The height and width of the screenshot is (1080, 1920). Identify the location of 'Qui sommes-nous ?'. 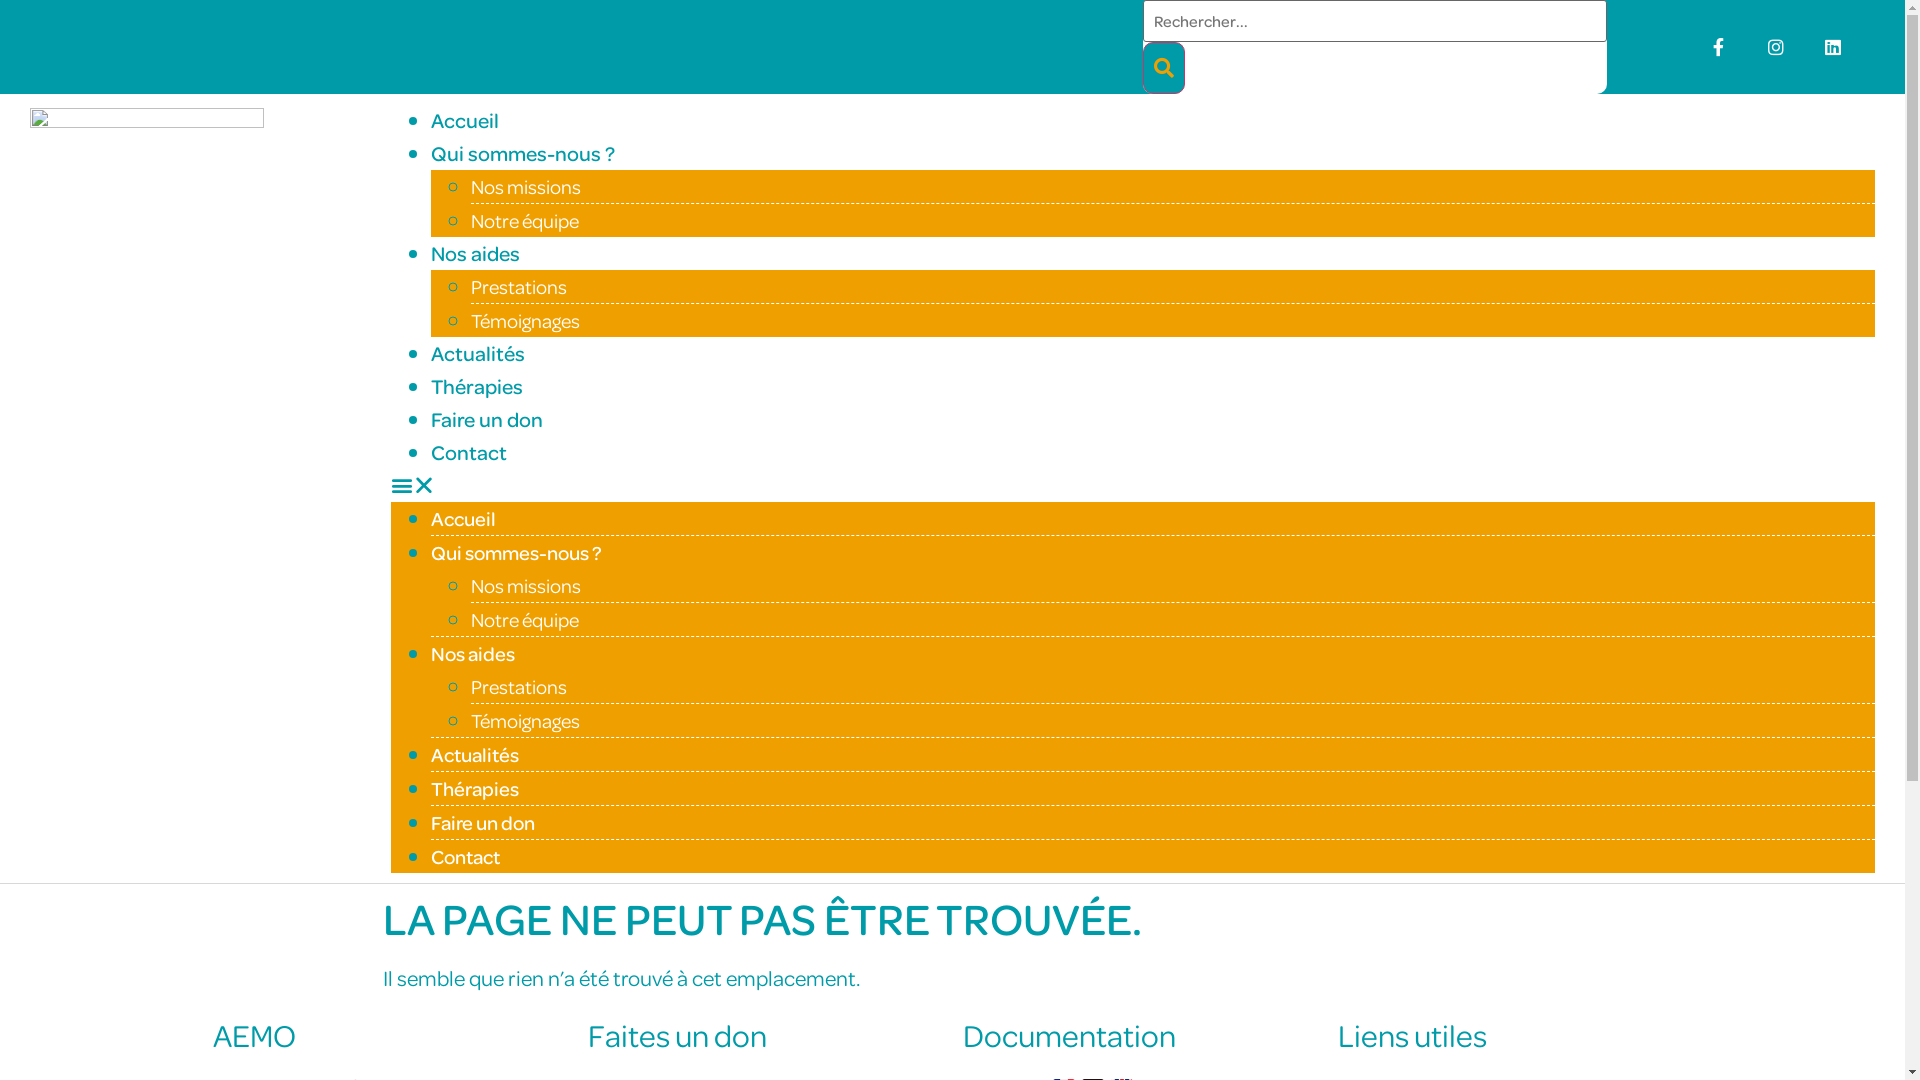
(523, 152).